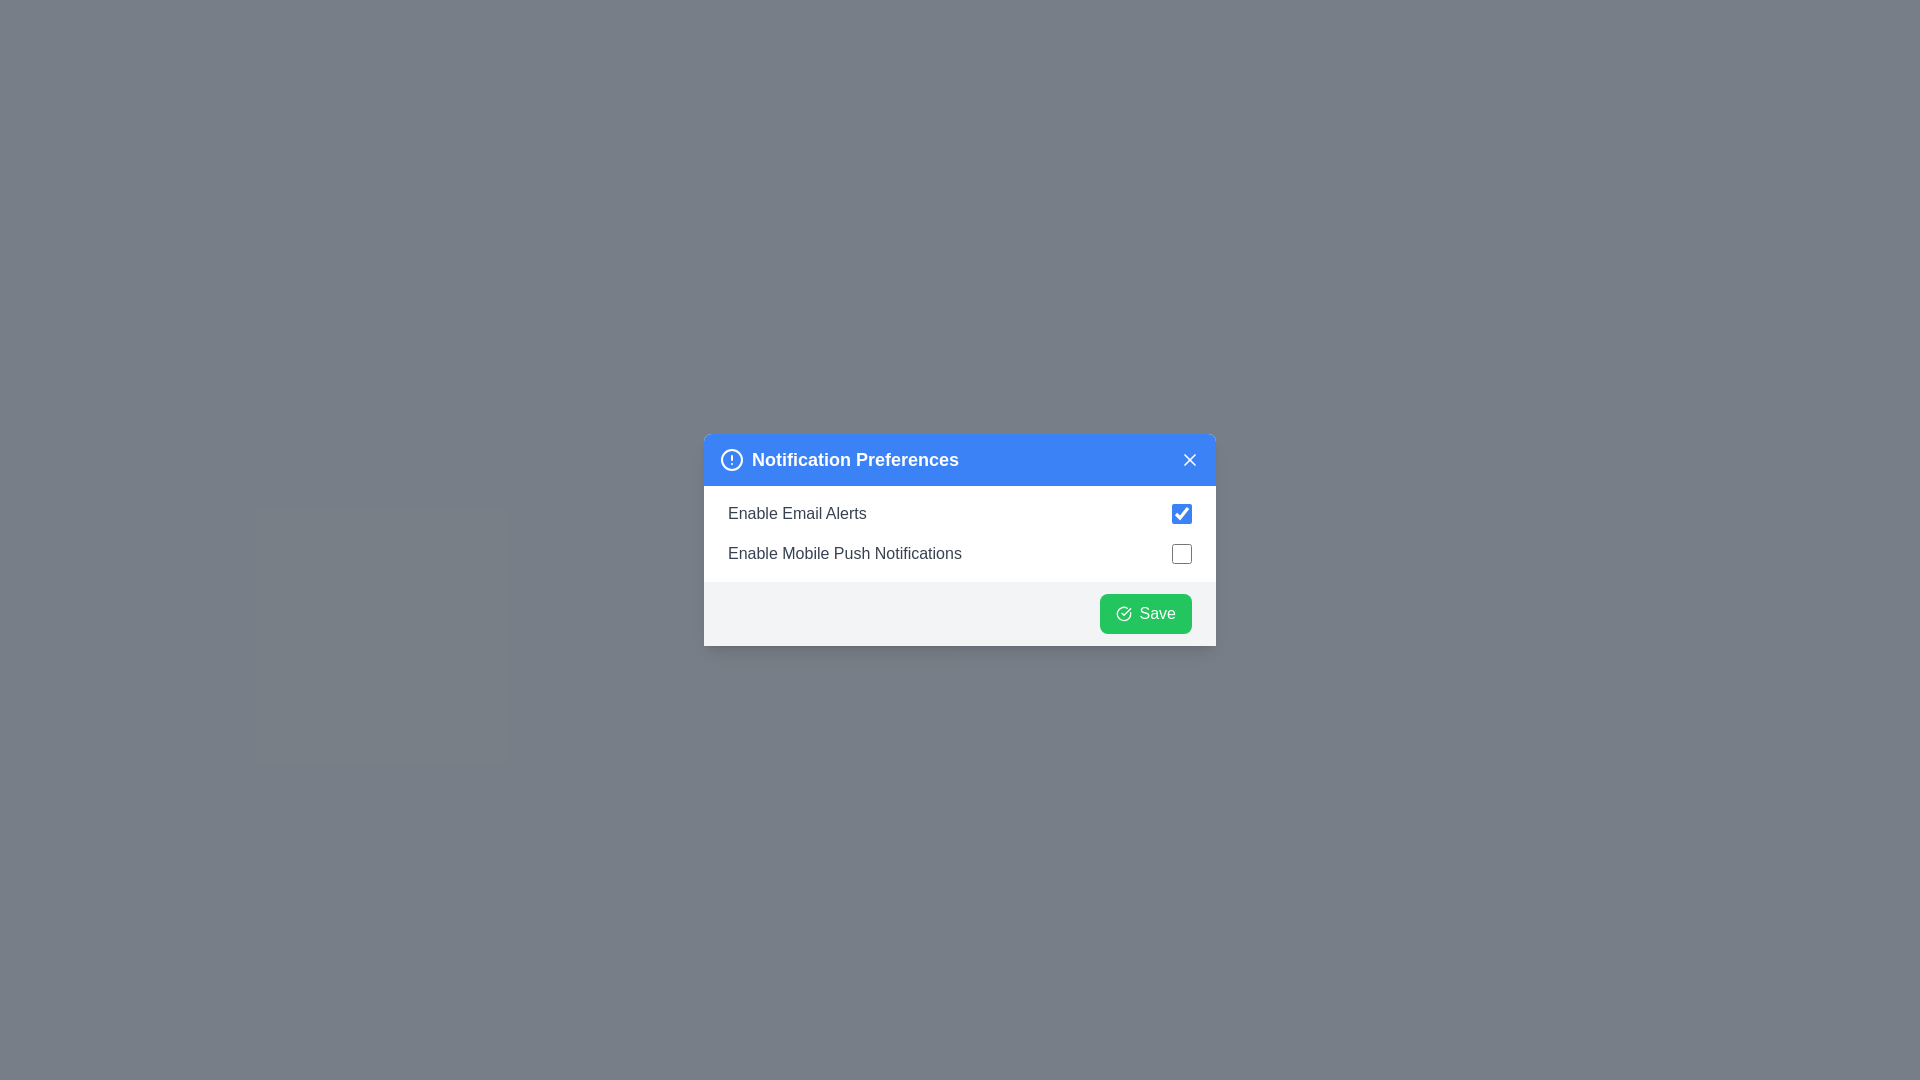 This screenshot has width=1920, height=1080. I want to click on the checked checkbox with a blue accent color located next to the text 'Enable Email Alerts', so click(1181, 512).